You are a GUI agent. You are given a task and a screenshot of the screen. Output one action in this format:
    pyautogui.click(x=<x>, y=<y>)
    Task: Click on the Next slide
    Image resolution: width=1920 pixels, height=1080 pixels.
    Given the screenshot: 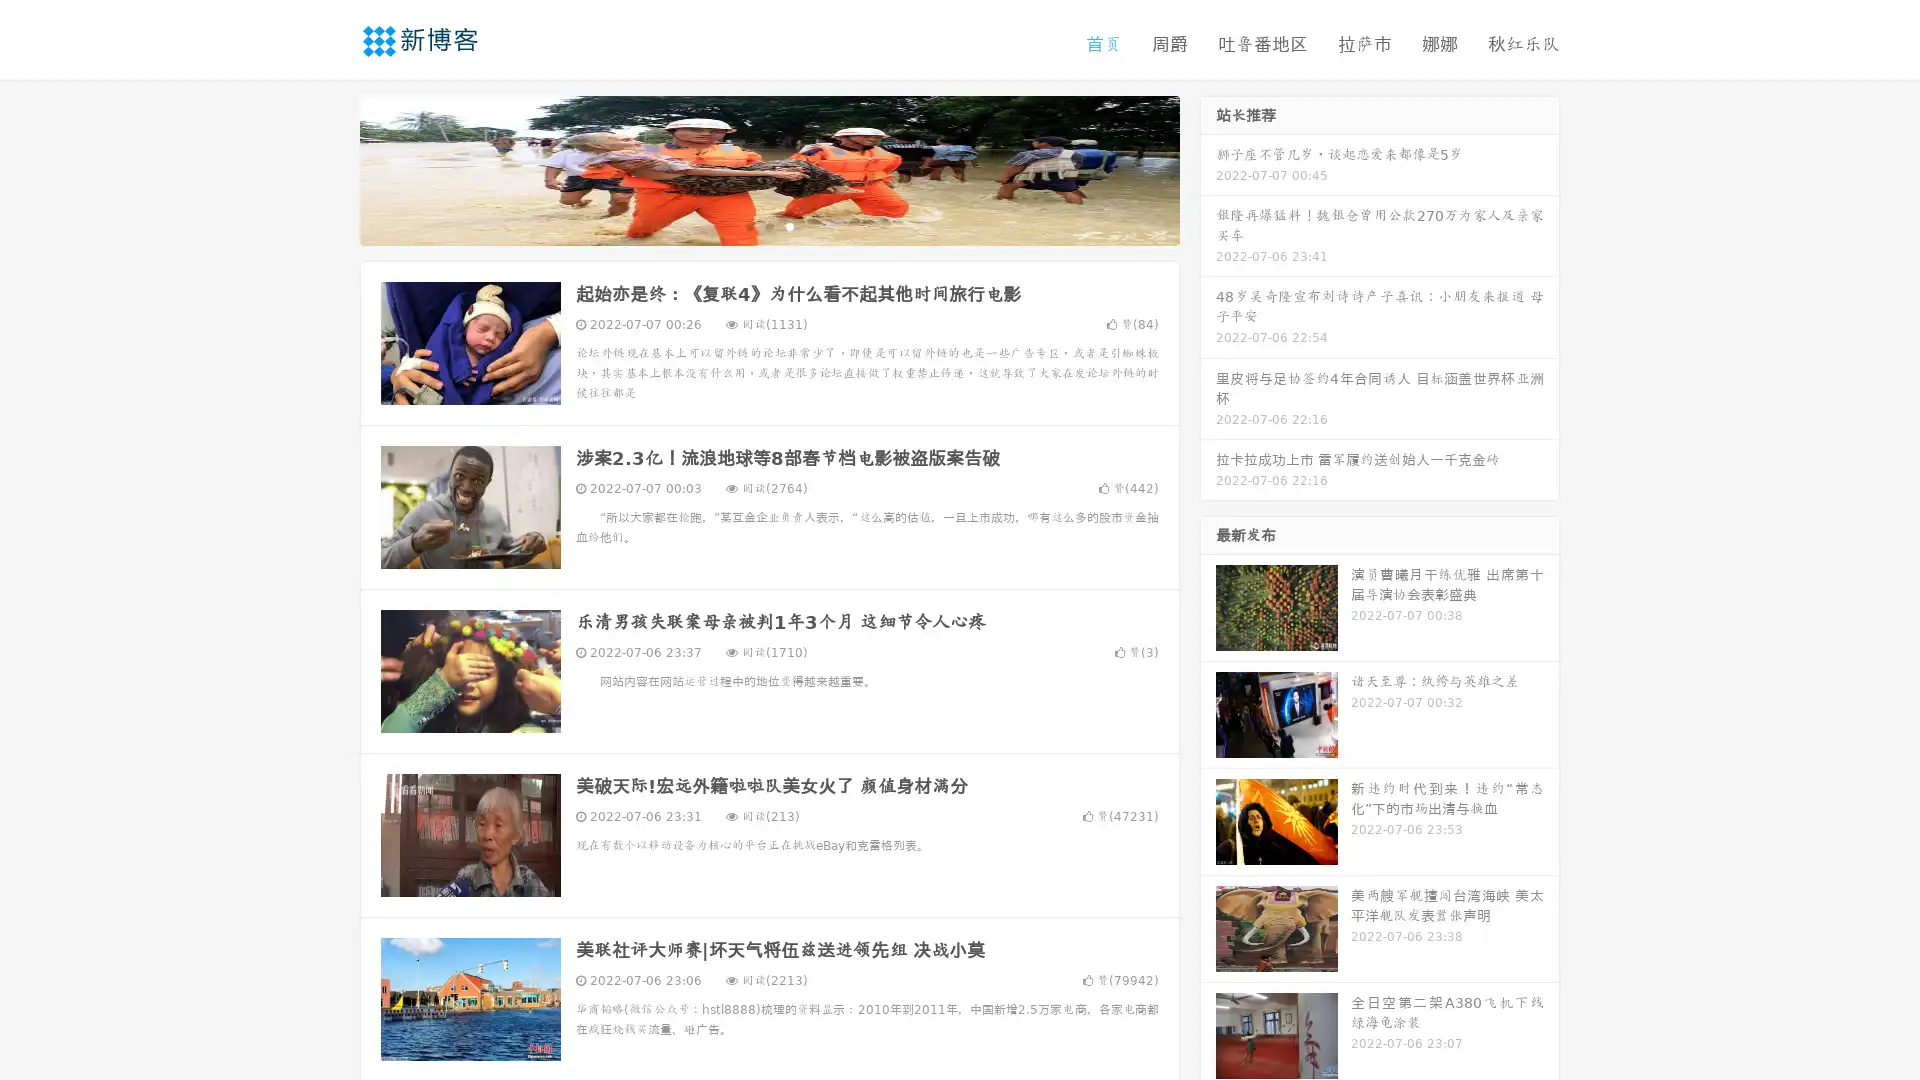 What is the action you would take?
    pyautogui.click(x=1208, y=168)
    